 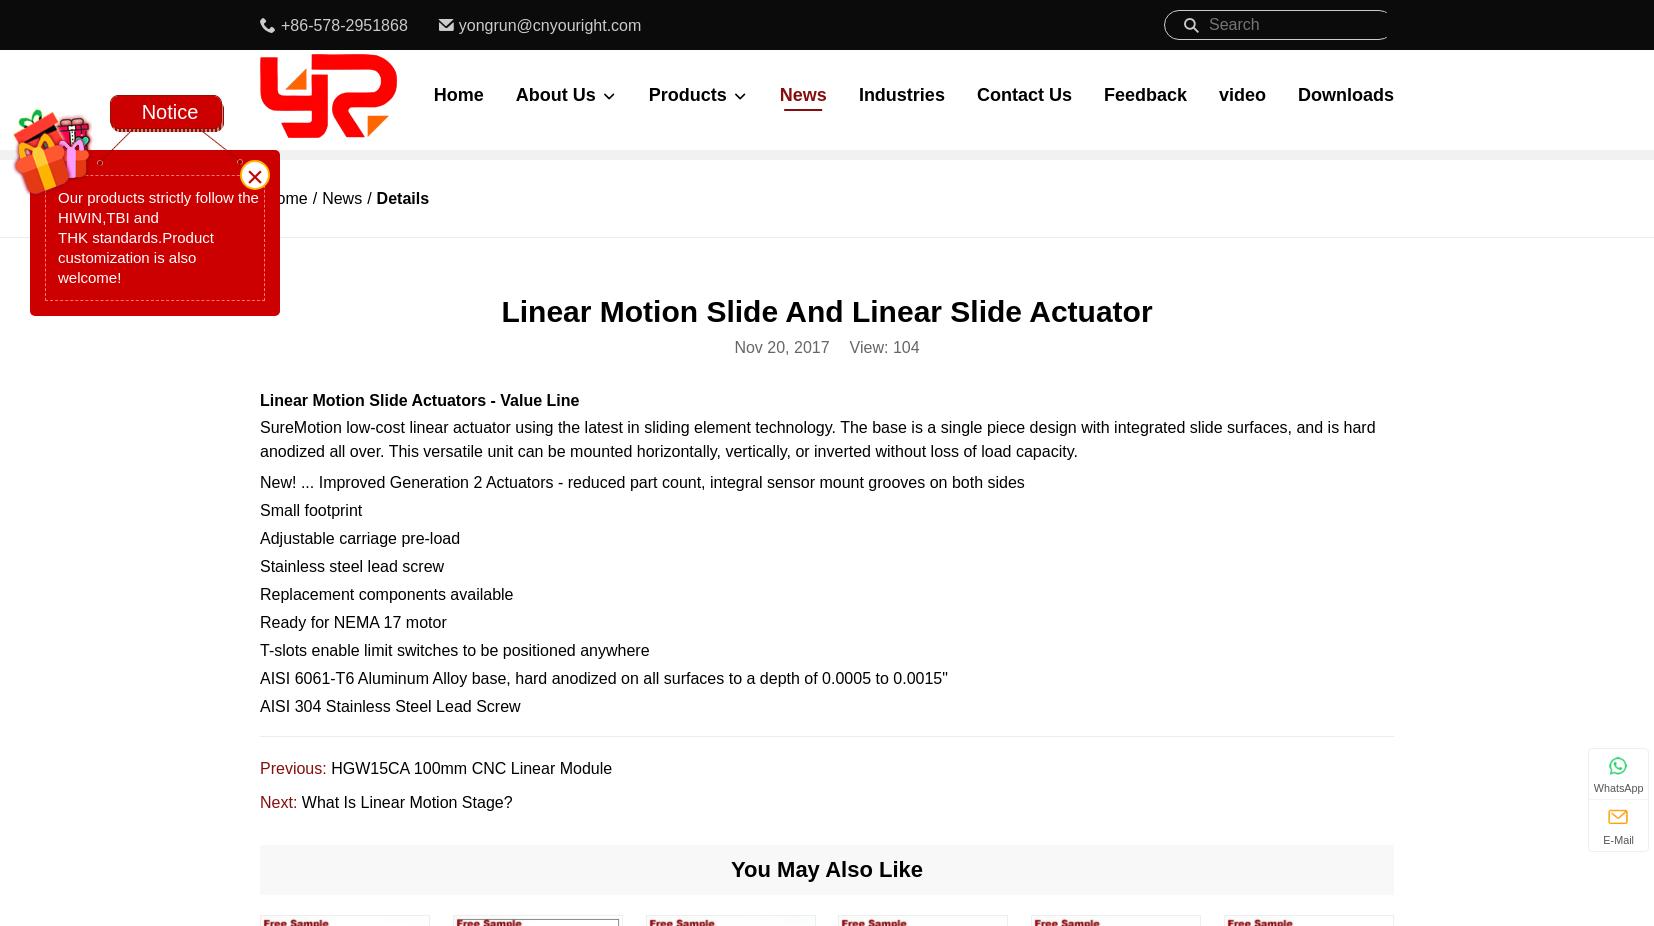 What do you see at coordinates (156, 237) in the screenshot?
I see `'Our products strictly follow the HIWIN,TBI and THK standards.Product customization is also welcome!'` at bounding box center [156, 237].